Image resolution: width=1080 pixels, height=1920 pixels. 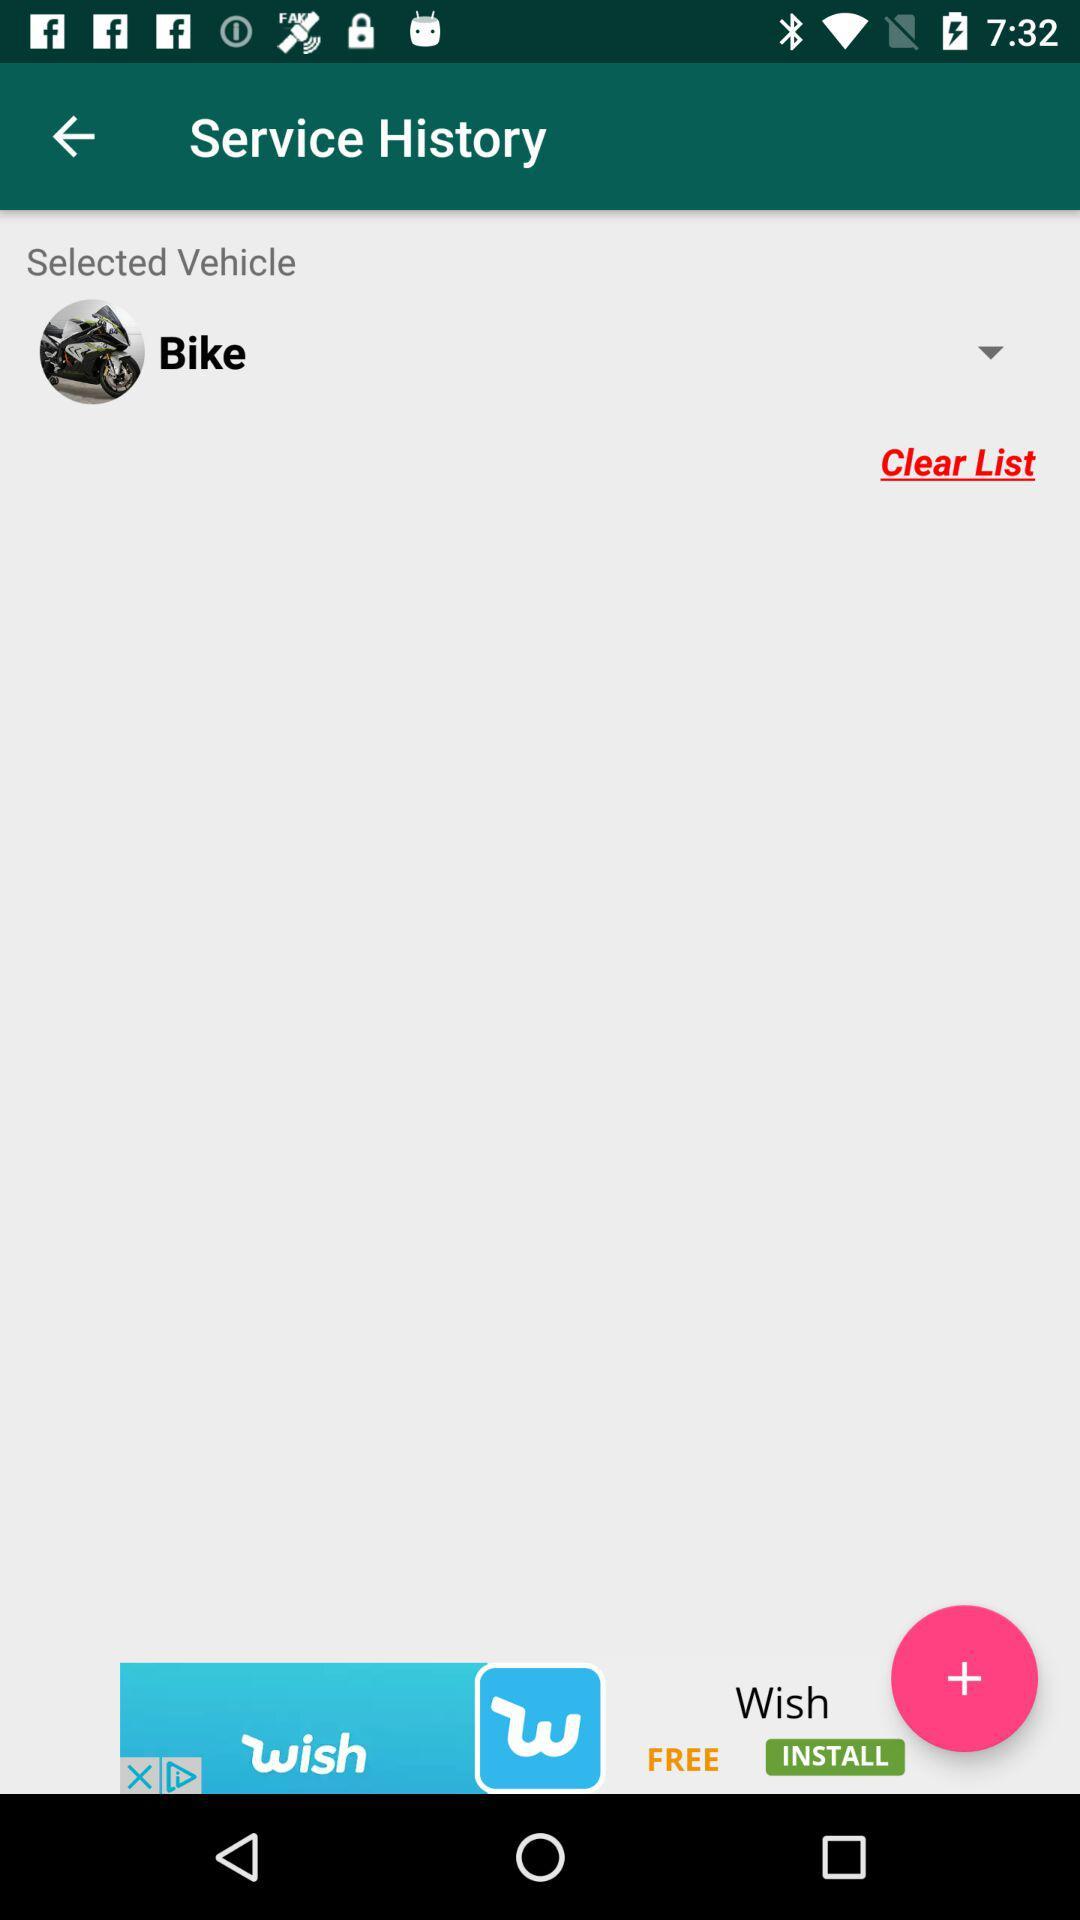 What do you see at coordinates (540, 1727) in the screenshot?
I see `advertisement` at bounding box center [540, 1727].